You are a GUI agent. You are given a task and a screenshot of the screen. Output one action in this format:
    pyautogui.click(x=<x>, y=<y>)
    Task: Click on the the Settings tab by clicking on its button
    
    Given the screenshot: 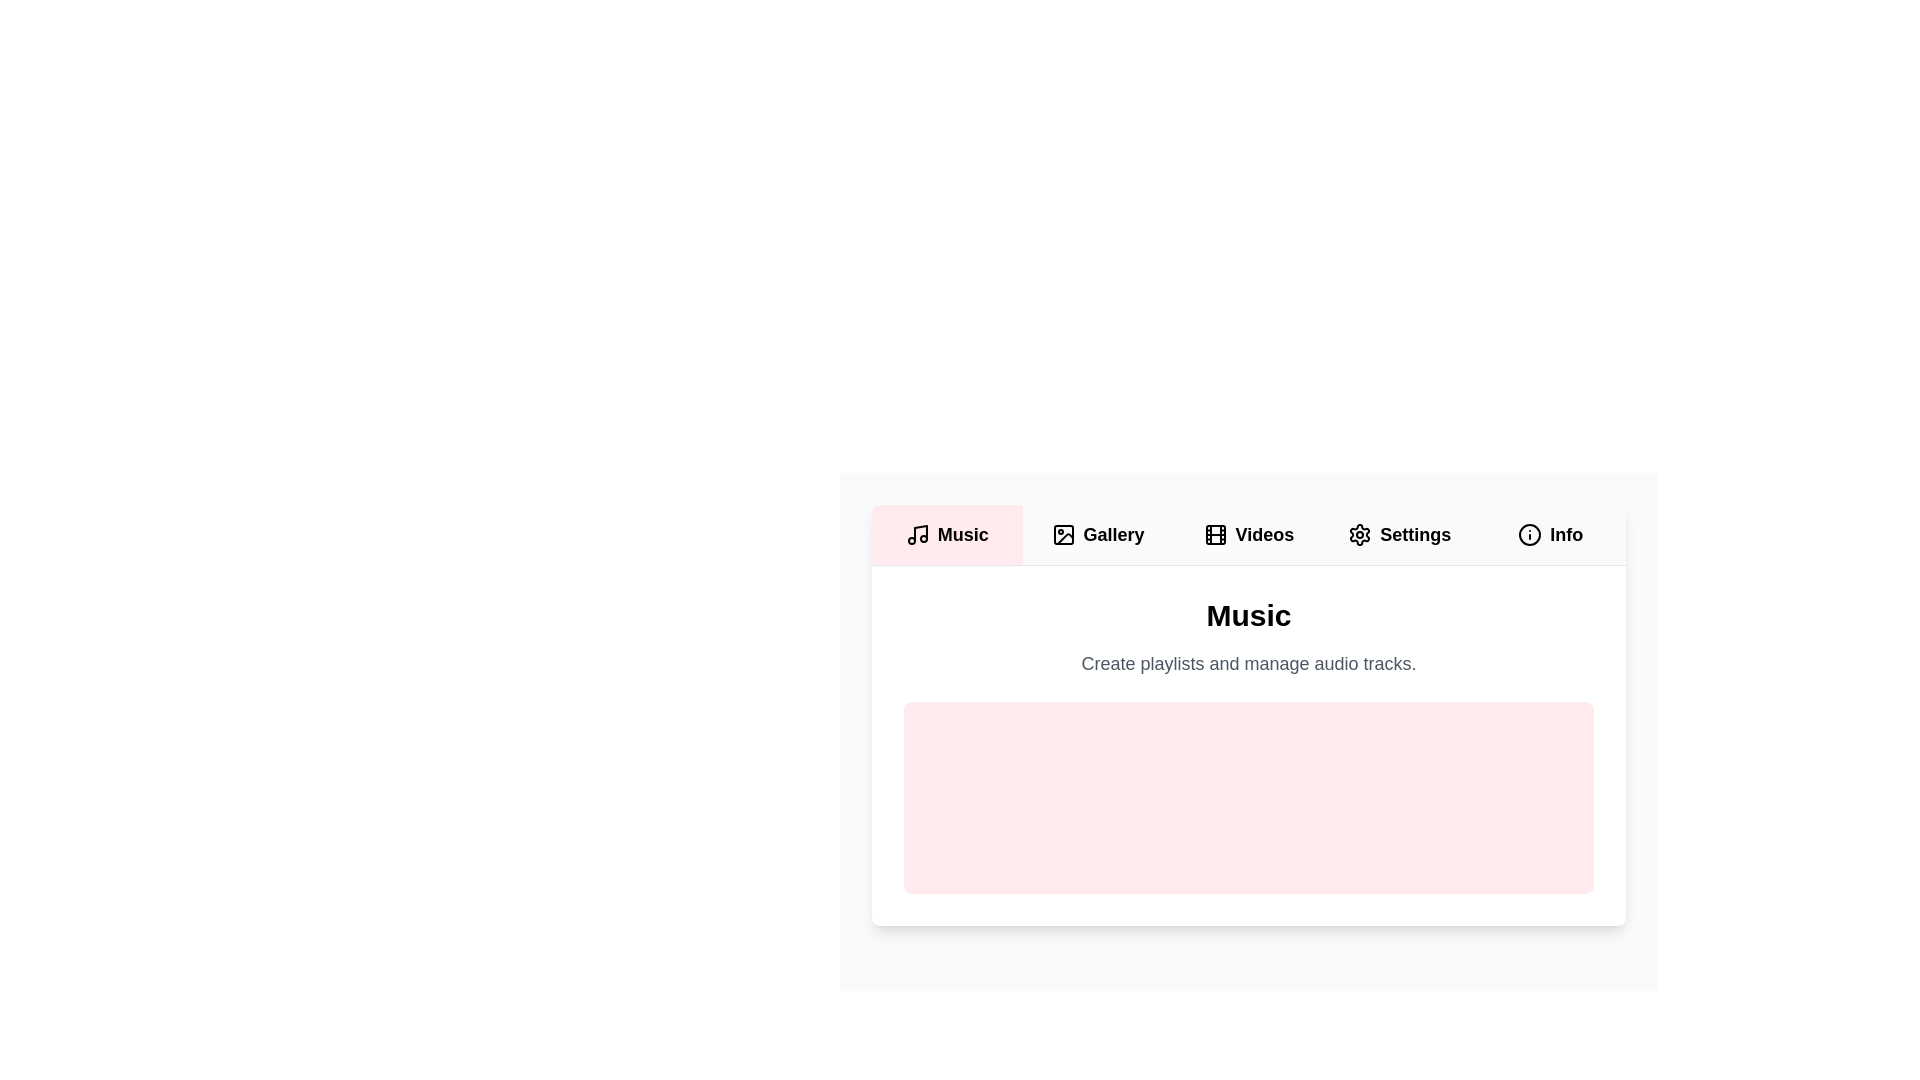 What is the action you would take?
    pyautogui.click(x=1398, y=534)
    